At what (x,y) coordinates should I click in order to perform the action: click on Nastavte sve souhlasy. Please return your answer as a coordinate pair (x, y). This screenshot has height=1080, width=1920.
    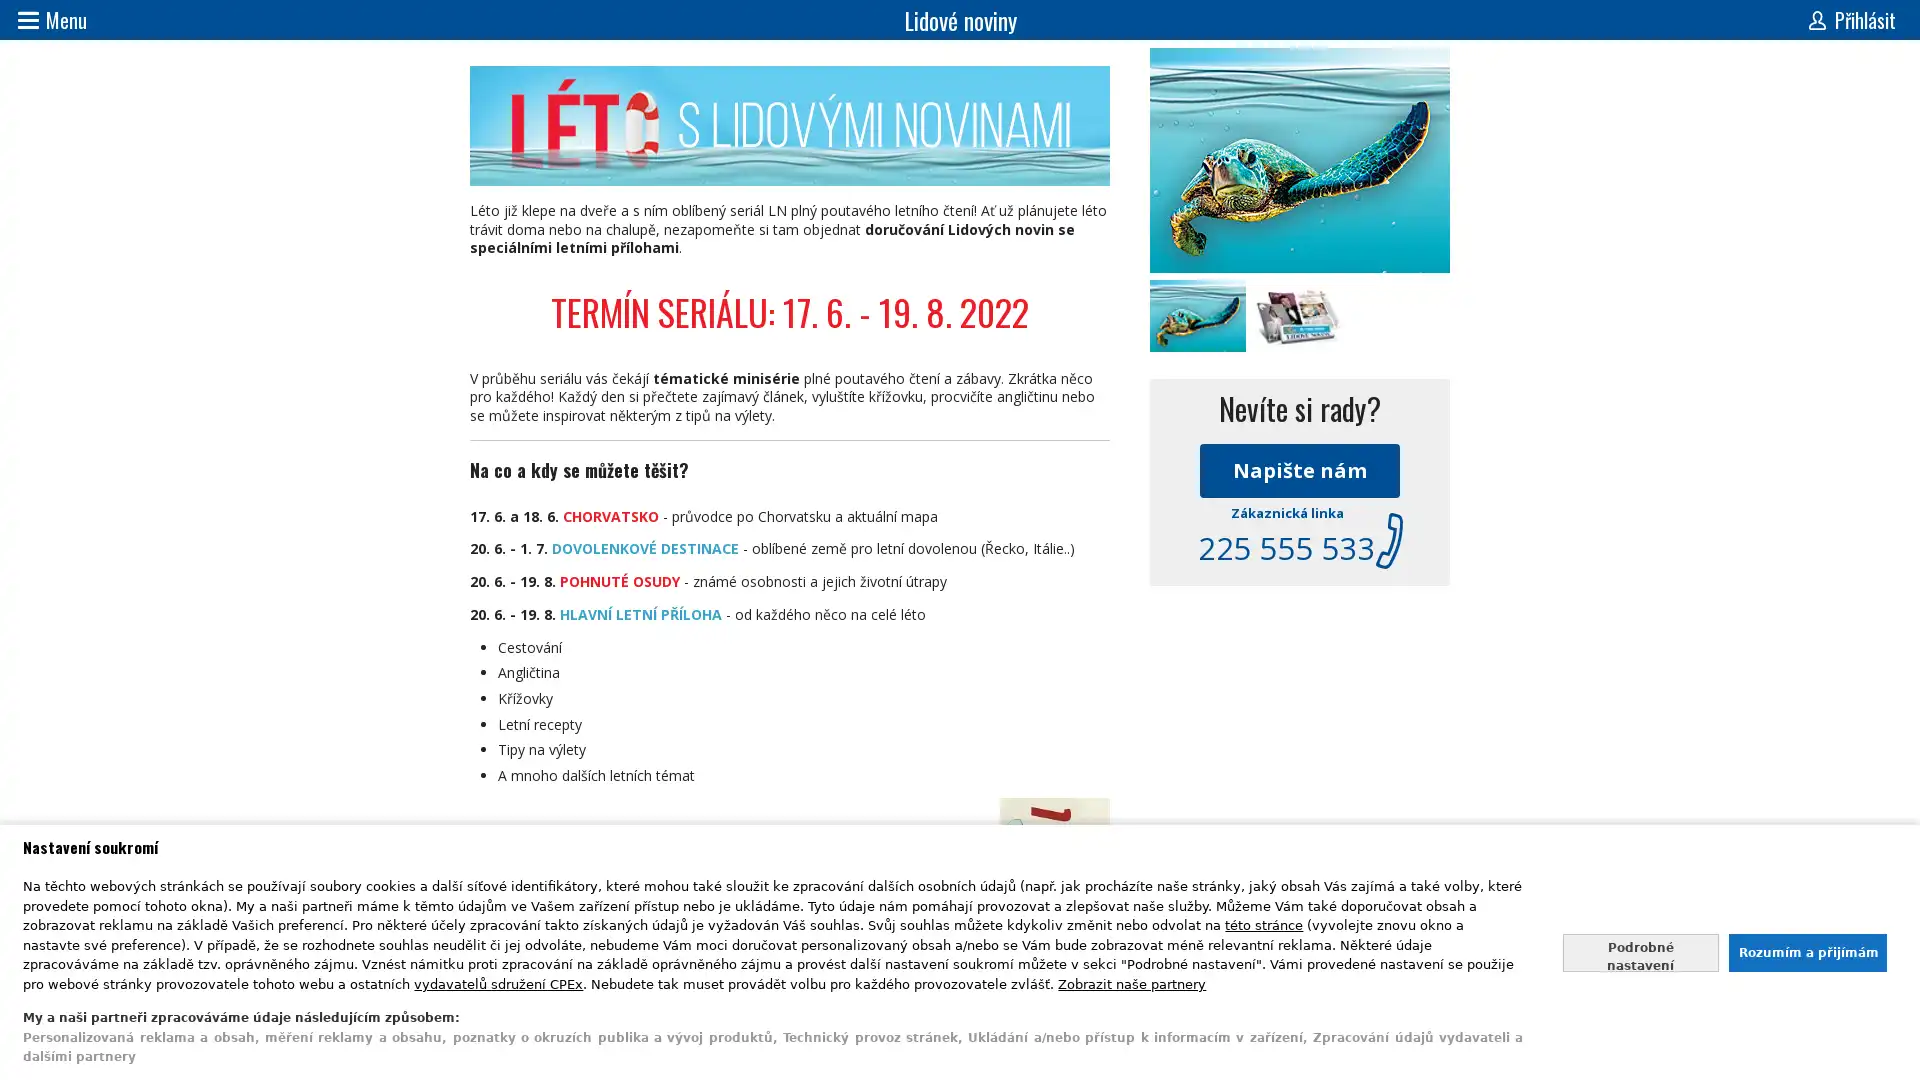
    Looking at the image, I should click on (1640, 951).